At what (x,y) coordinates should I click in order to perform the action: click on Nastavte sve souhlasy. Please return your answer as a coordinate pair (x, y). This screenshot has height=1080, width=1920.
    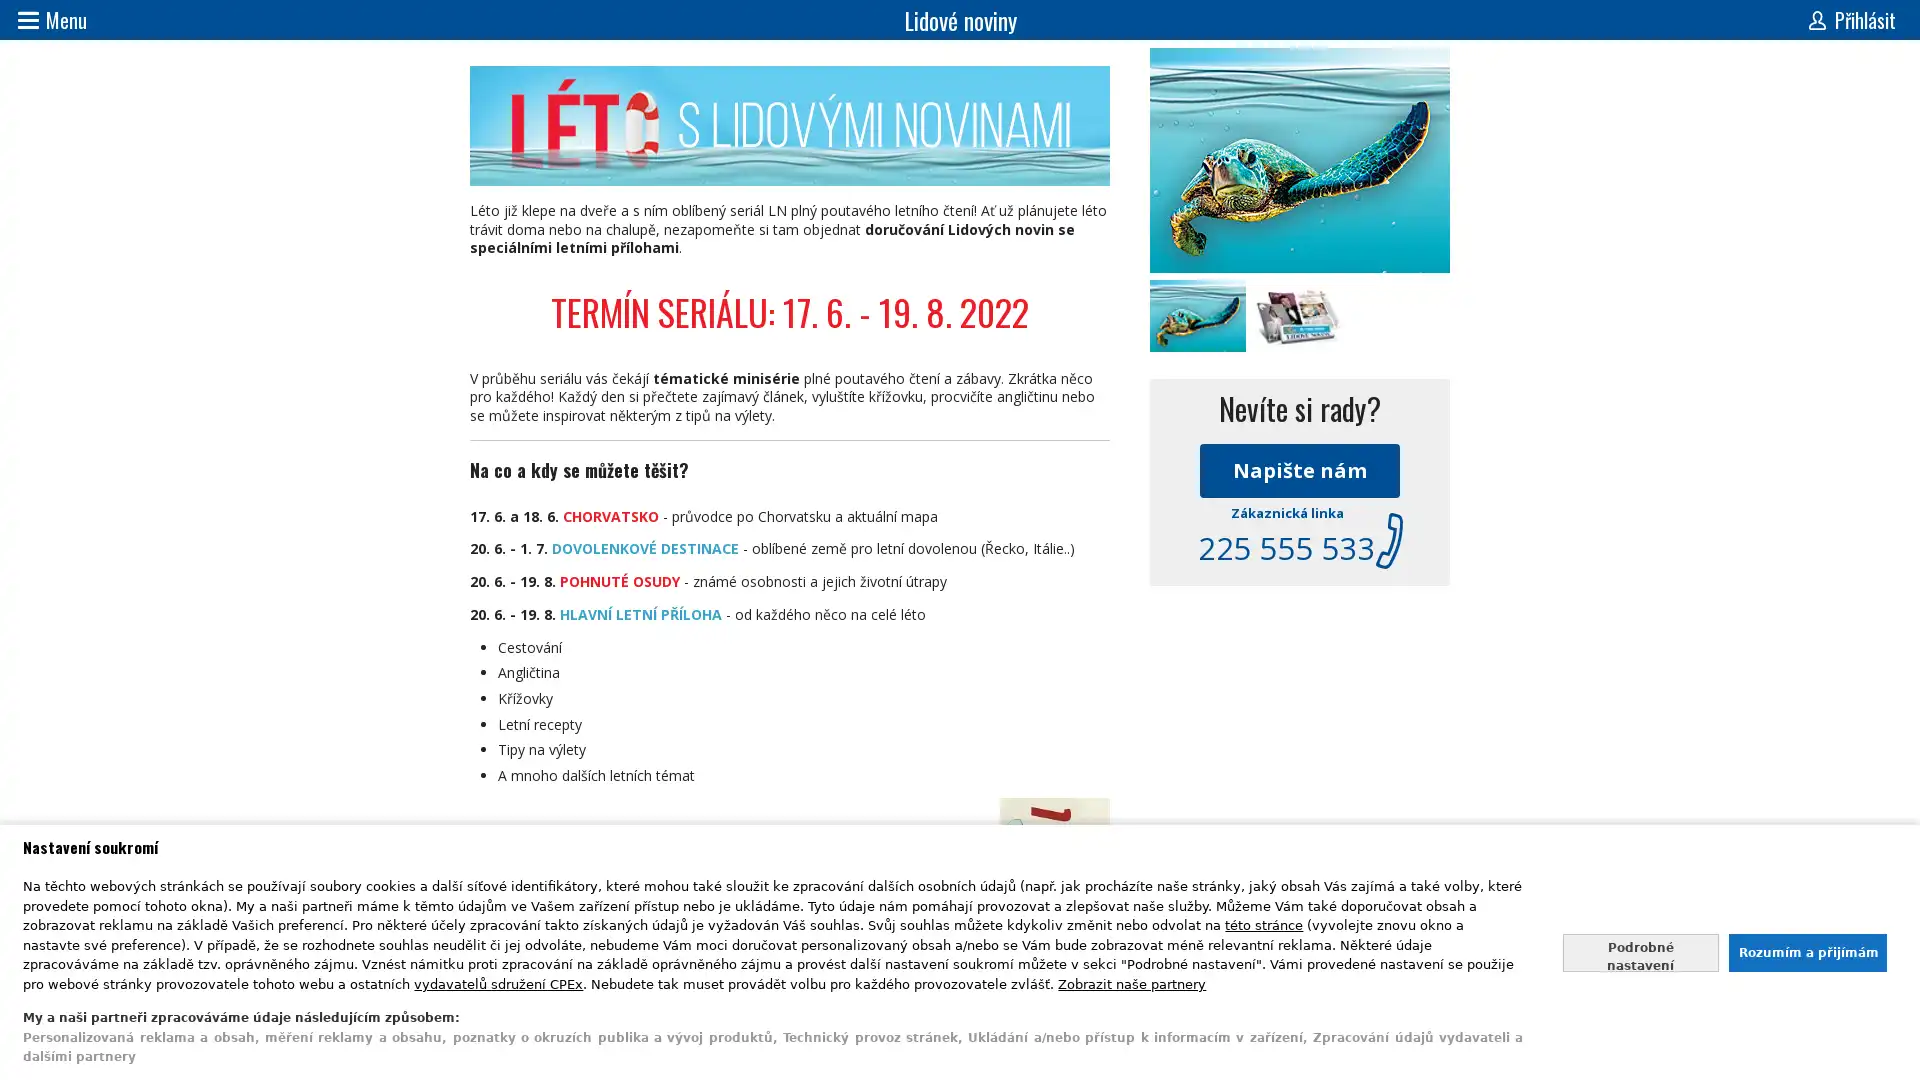
    Looking at the image, I should click on (1640, 951).